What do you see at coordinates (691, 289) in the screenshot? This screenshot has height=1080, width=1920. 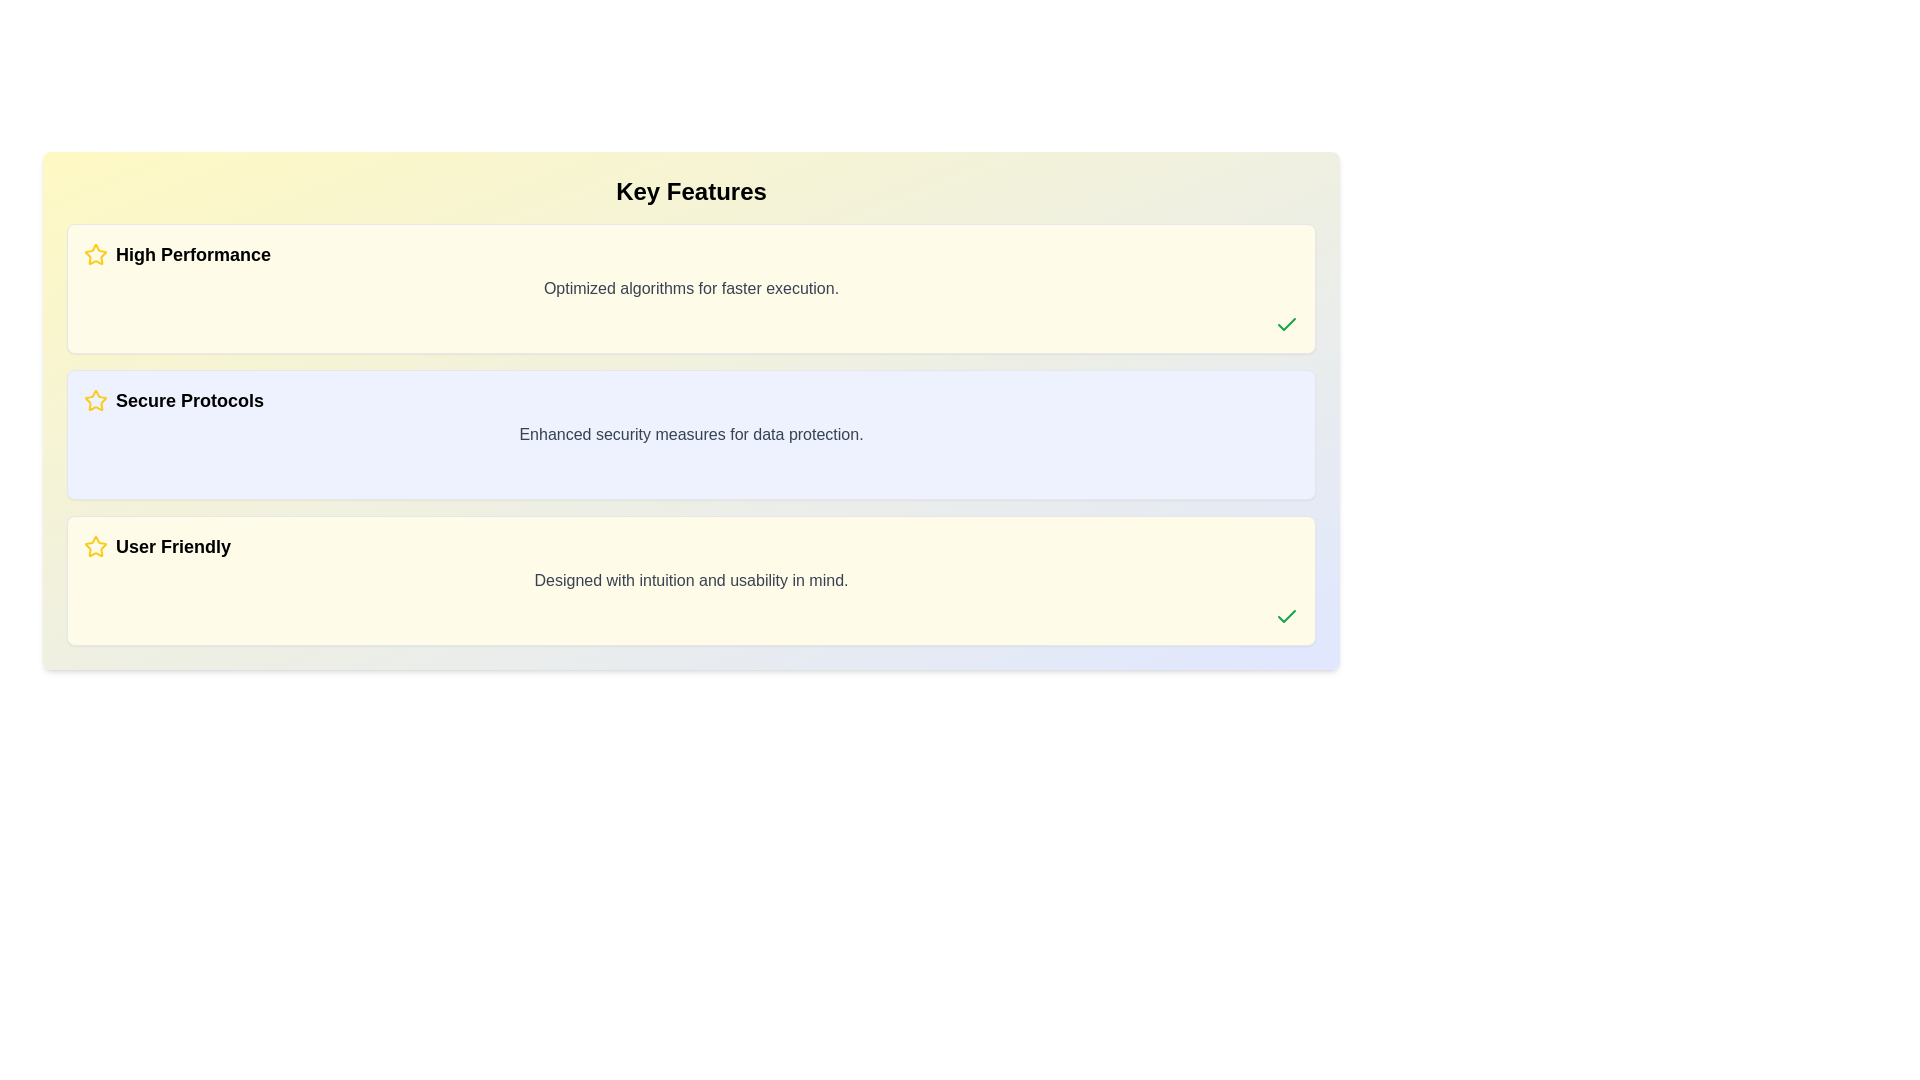 I see `the description text of High Performance to select it` at bounding box center [691, 289].